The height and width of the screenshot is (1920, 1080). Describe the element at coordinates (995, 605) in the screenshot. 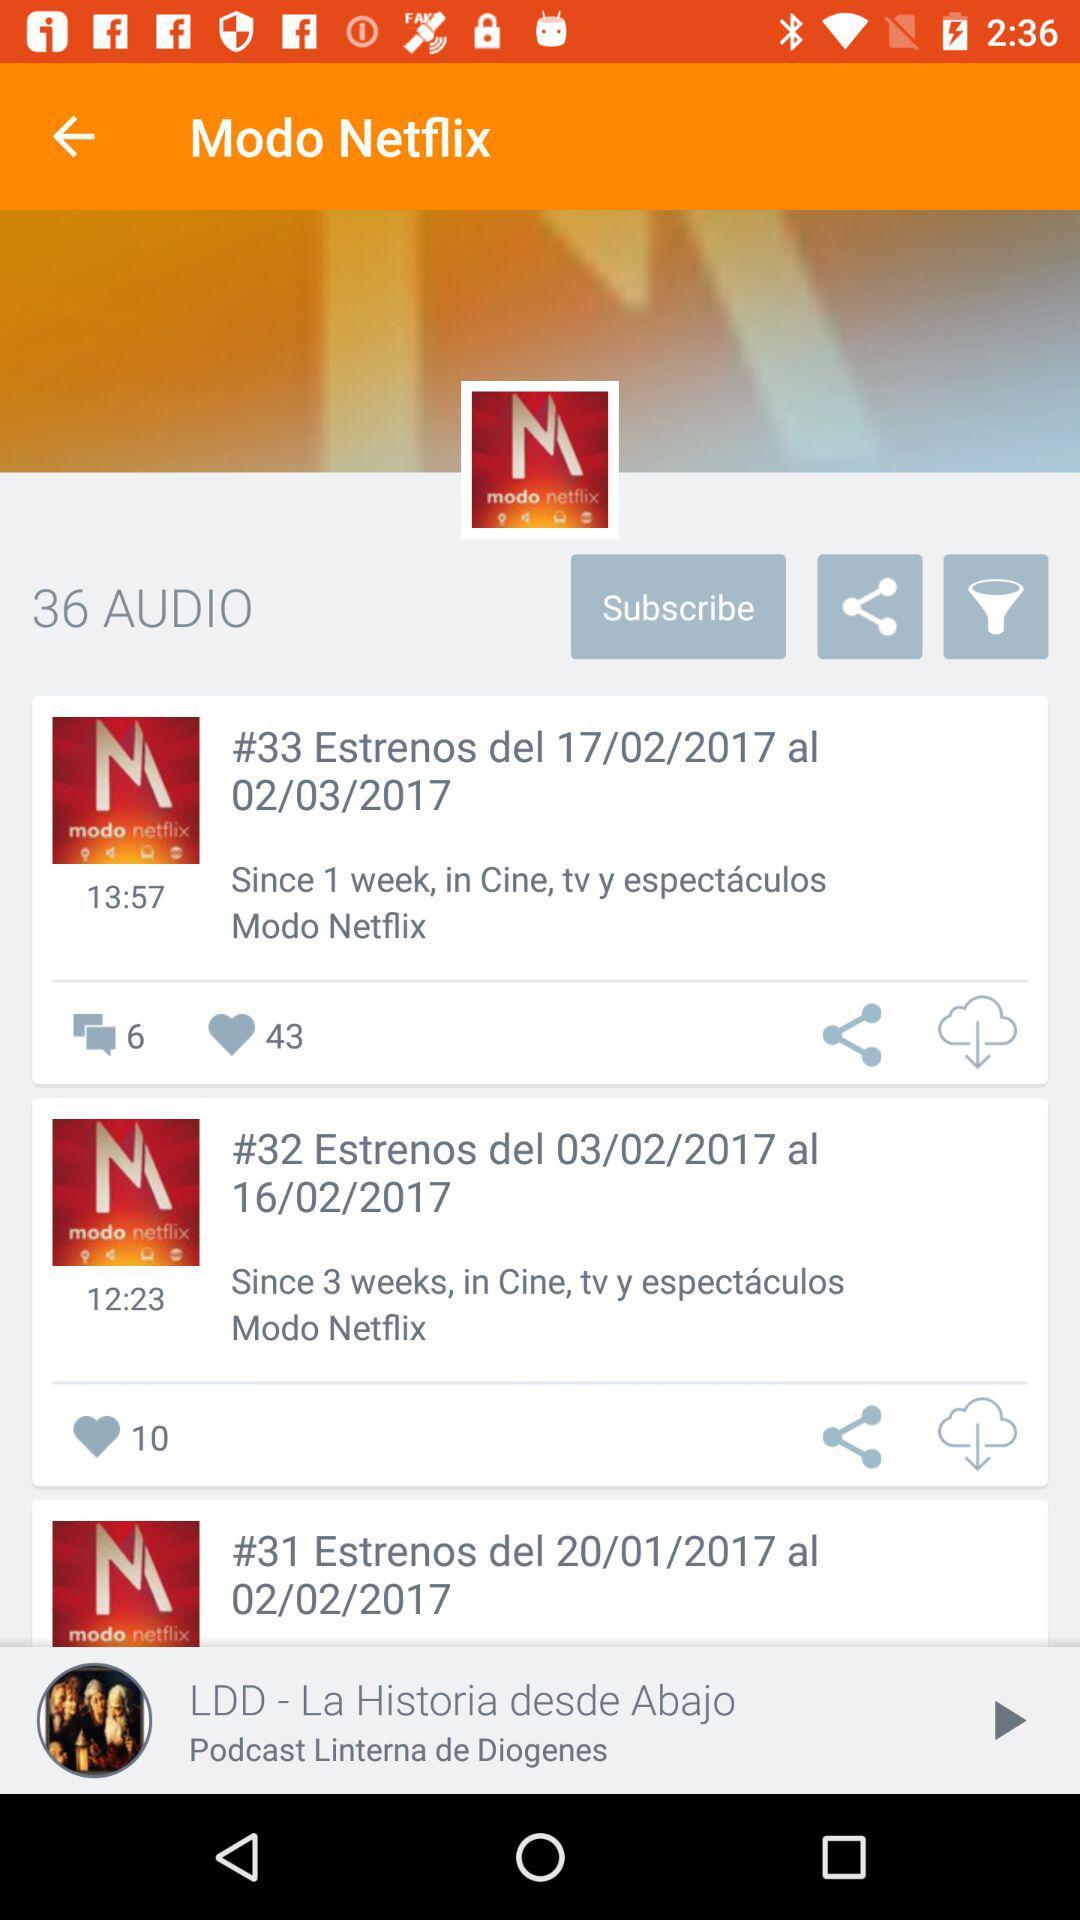

I see `icon above the 33 estrenos del item` at that location.